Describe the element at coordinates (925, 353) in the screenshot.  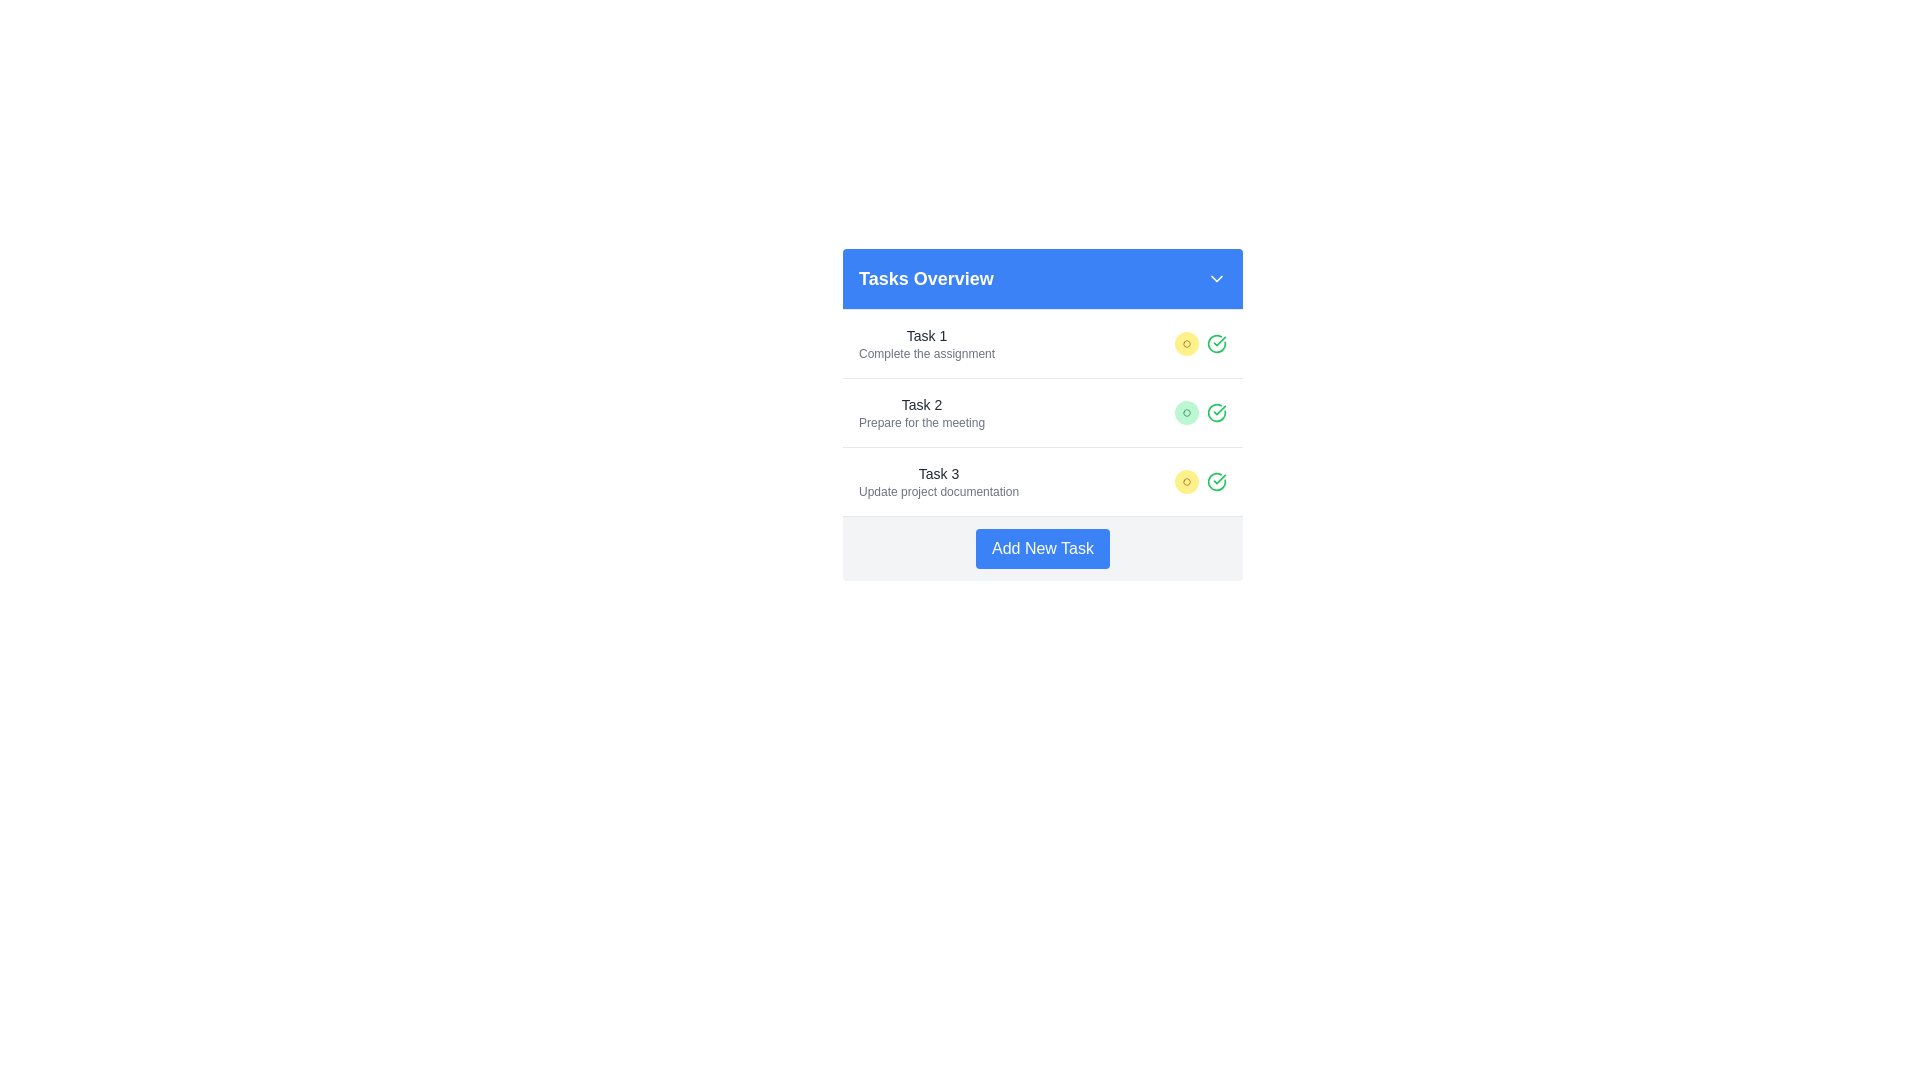
I see `the text label providing a brief description of 'Task 1', which is located beneath the 'Task 1' header in the task listing interface` at that location.